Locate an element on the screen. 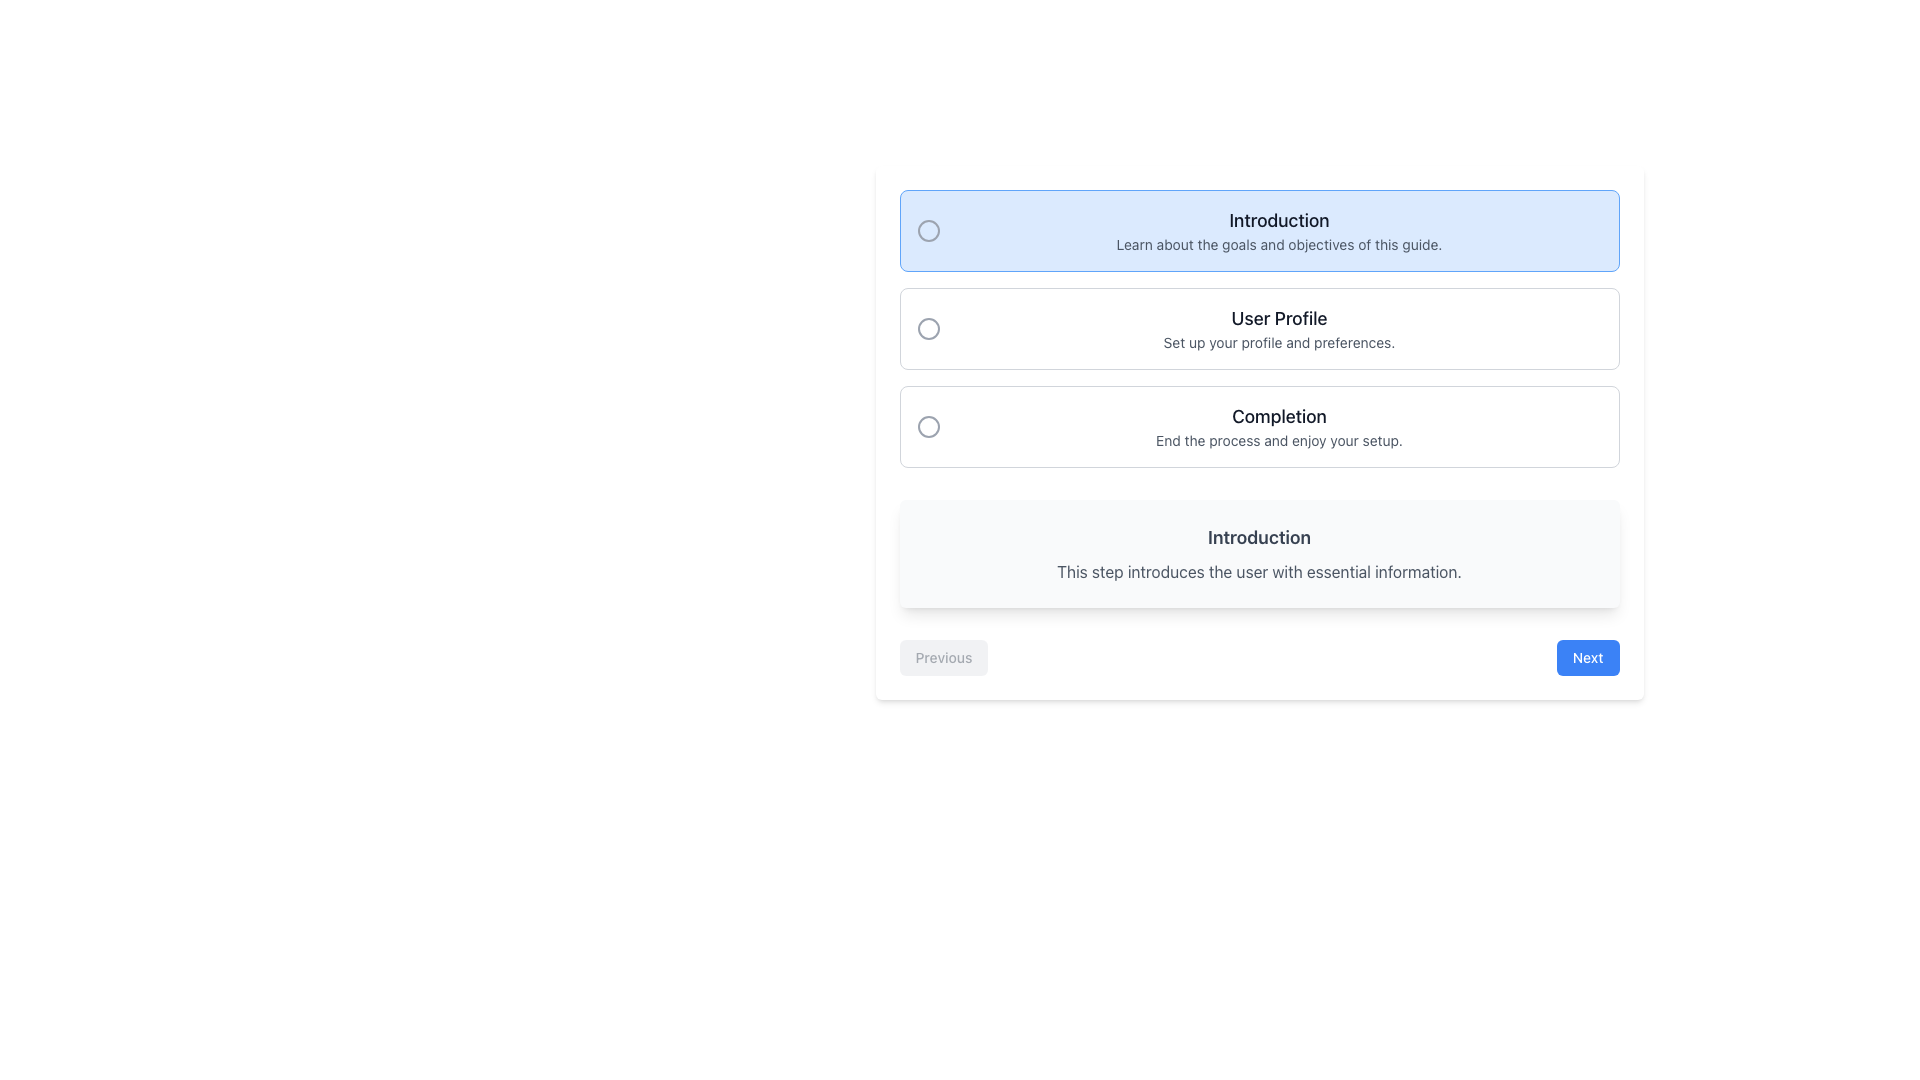 This screenshot has height=1080, width=1920. the text label that reads 'End the process and enjoy your setup.' located below the heading 'Completion.' is located at coordinates (1278, 439).